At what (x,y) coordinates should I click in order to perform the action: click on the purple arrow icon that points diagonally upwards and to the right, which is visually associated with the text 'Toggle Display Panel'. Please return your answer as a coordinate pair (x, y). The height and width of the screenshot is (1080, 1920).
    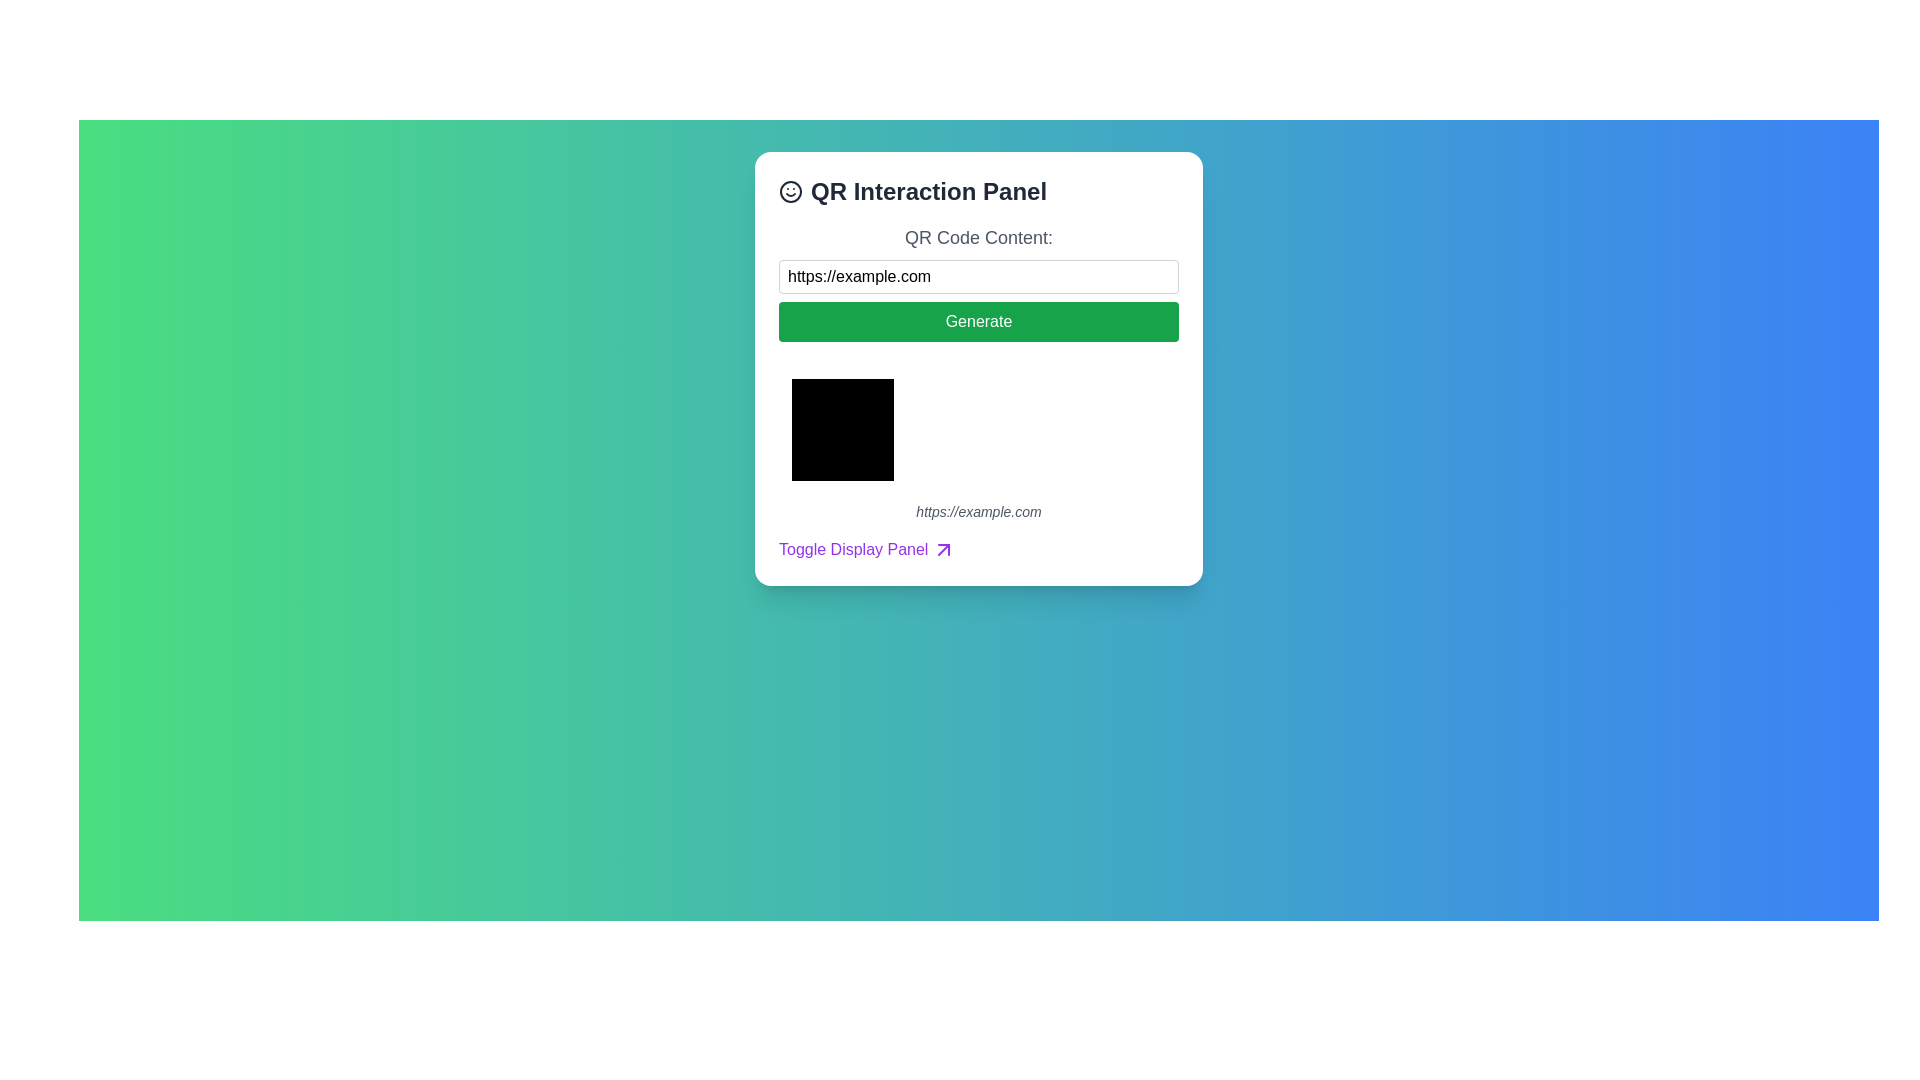
    Looking at the image, I should click on (943, 550).